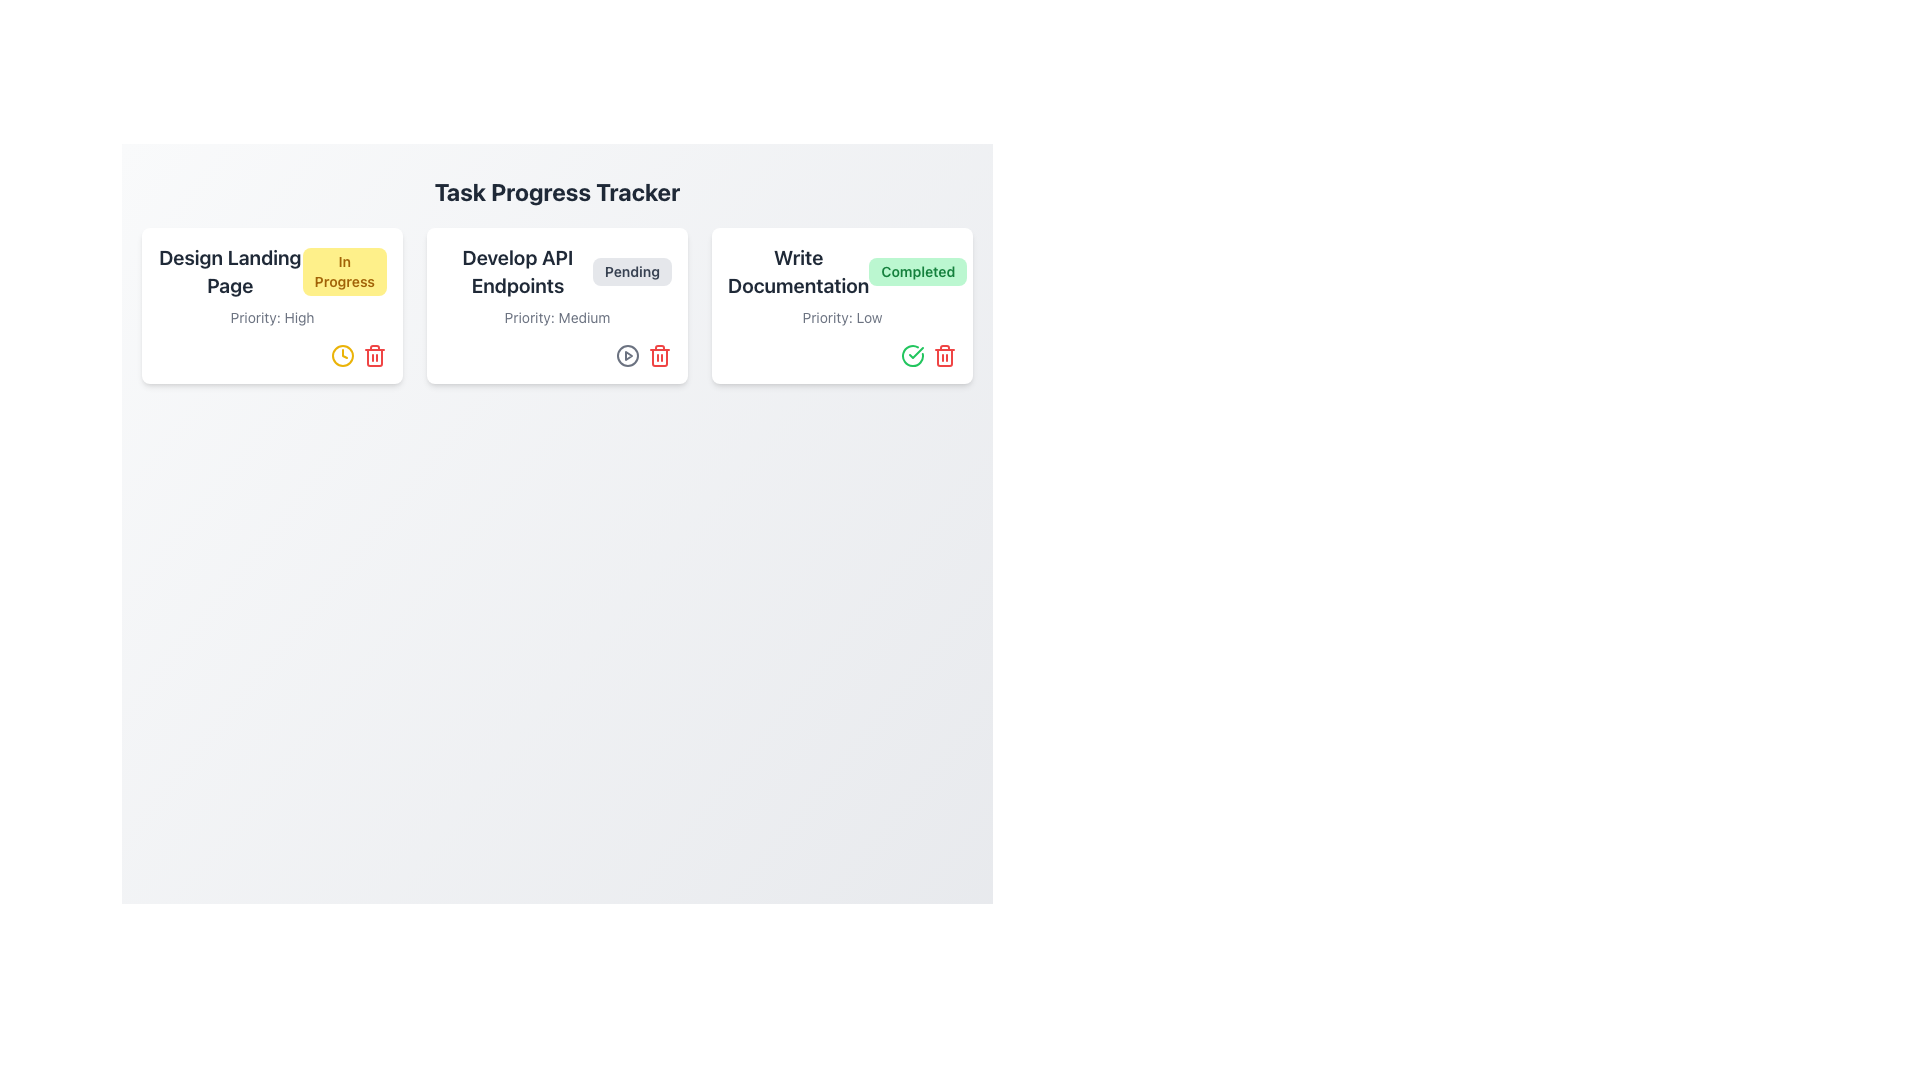 The width and height of the screenshot is (1920, 1080). Describe the element at coordinates (271, 305) in the screenshot. I see `text content of the card titled 'Design Landing Page' which has a status label 'In Progress' and a message 'Priority: High'` at that location.